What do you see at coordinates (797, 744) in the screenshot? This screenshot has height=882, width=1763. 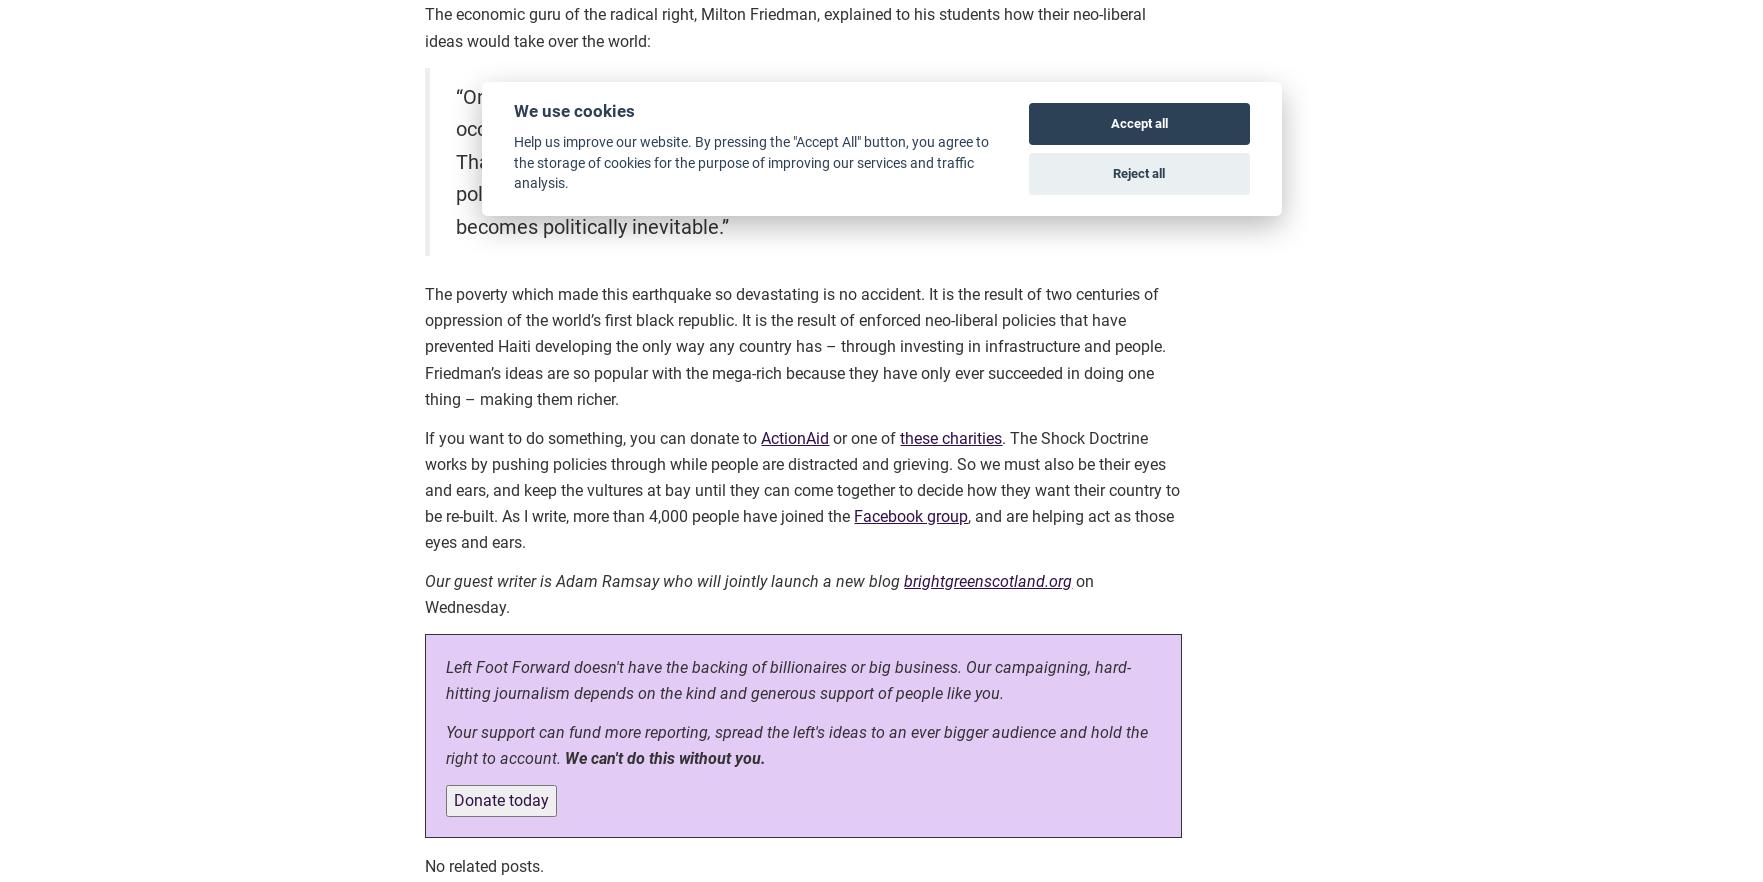 I see `'Your support can fund more reporting, spread the left's ideas to an ever bigger audience and hold the right to account.'` at bounding box center [797, 744].